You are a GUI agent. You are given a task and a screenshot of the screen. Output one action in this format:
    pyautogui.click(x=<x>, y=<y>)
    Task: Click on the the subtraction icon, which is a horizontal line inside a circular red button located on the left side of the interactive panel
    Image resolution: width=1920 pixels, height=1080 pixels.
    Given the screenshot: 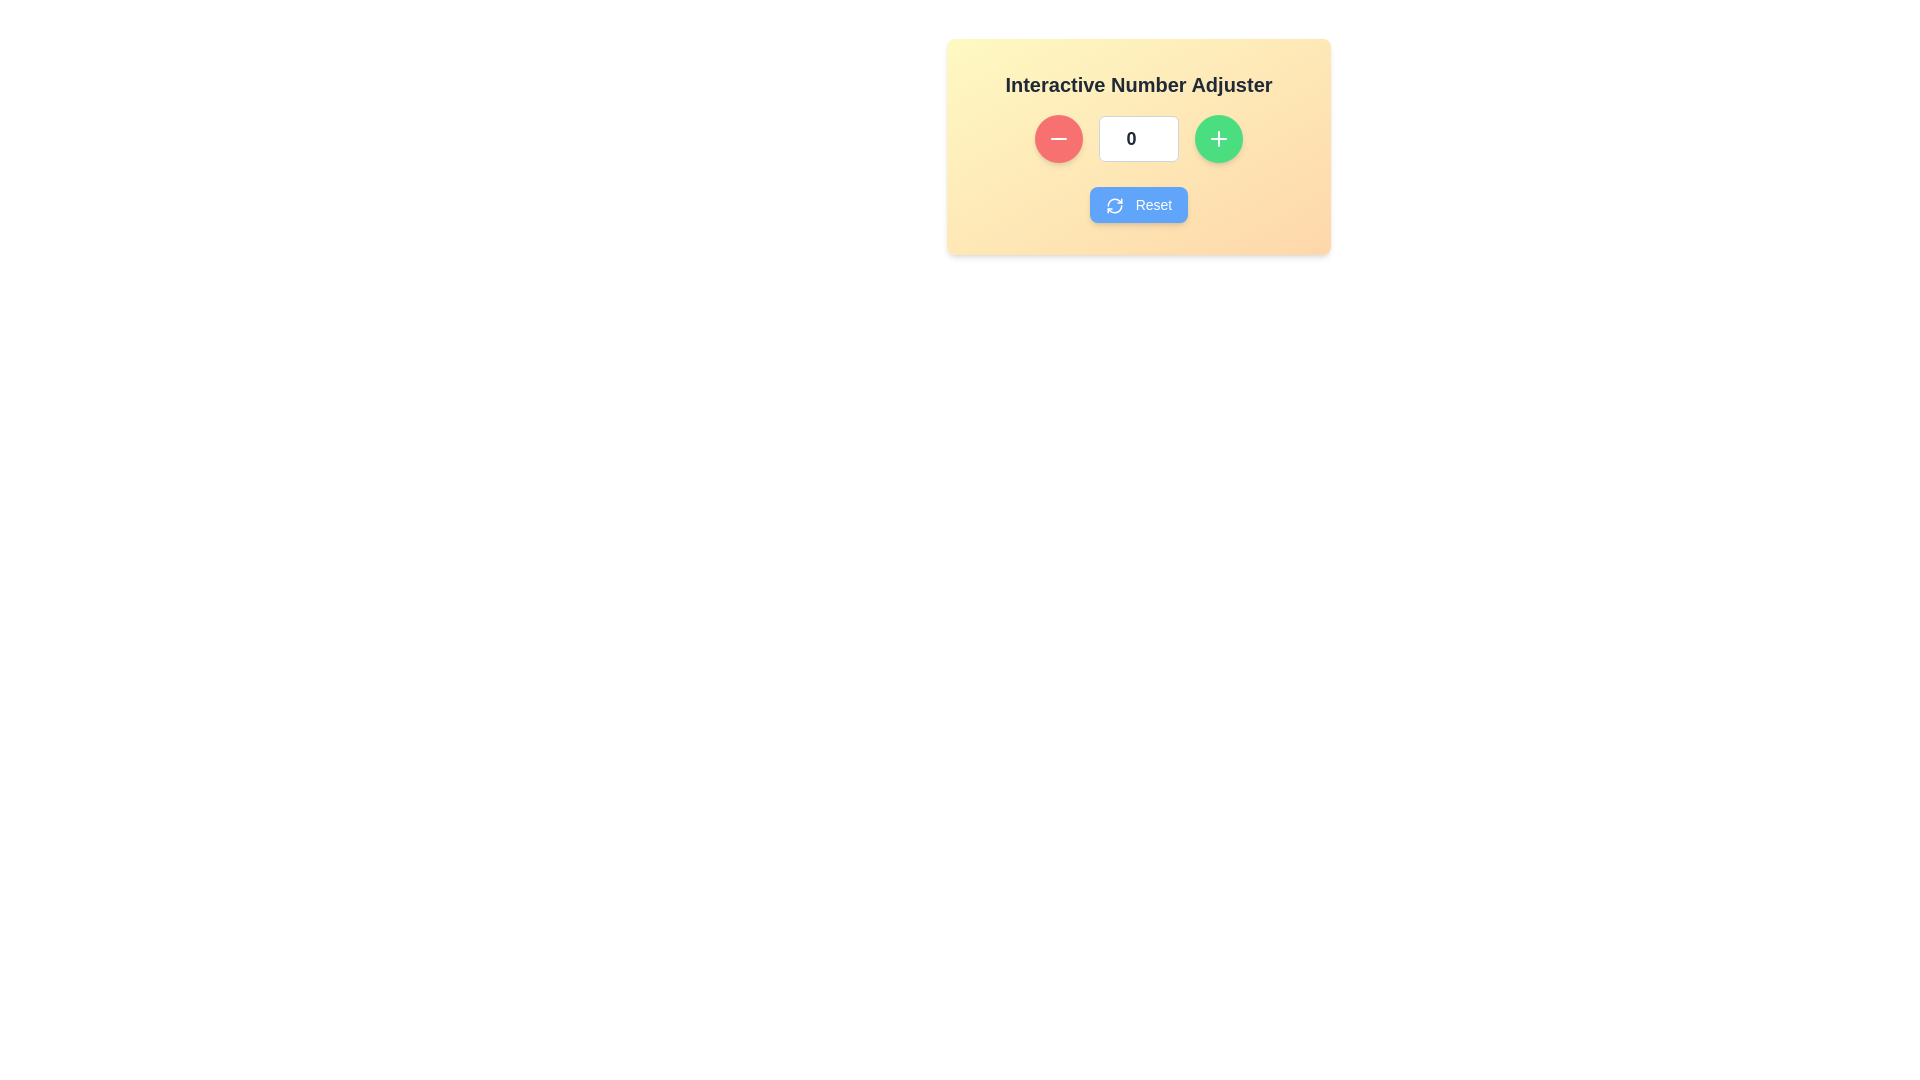 What is the action you would take?
    pyautogui.click(x=1058, y=137)
    